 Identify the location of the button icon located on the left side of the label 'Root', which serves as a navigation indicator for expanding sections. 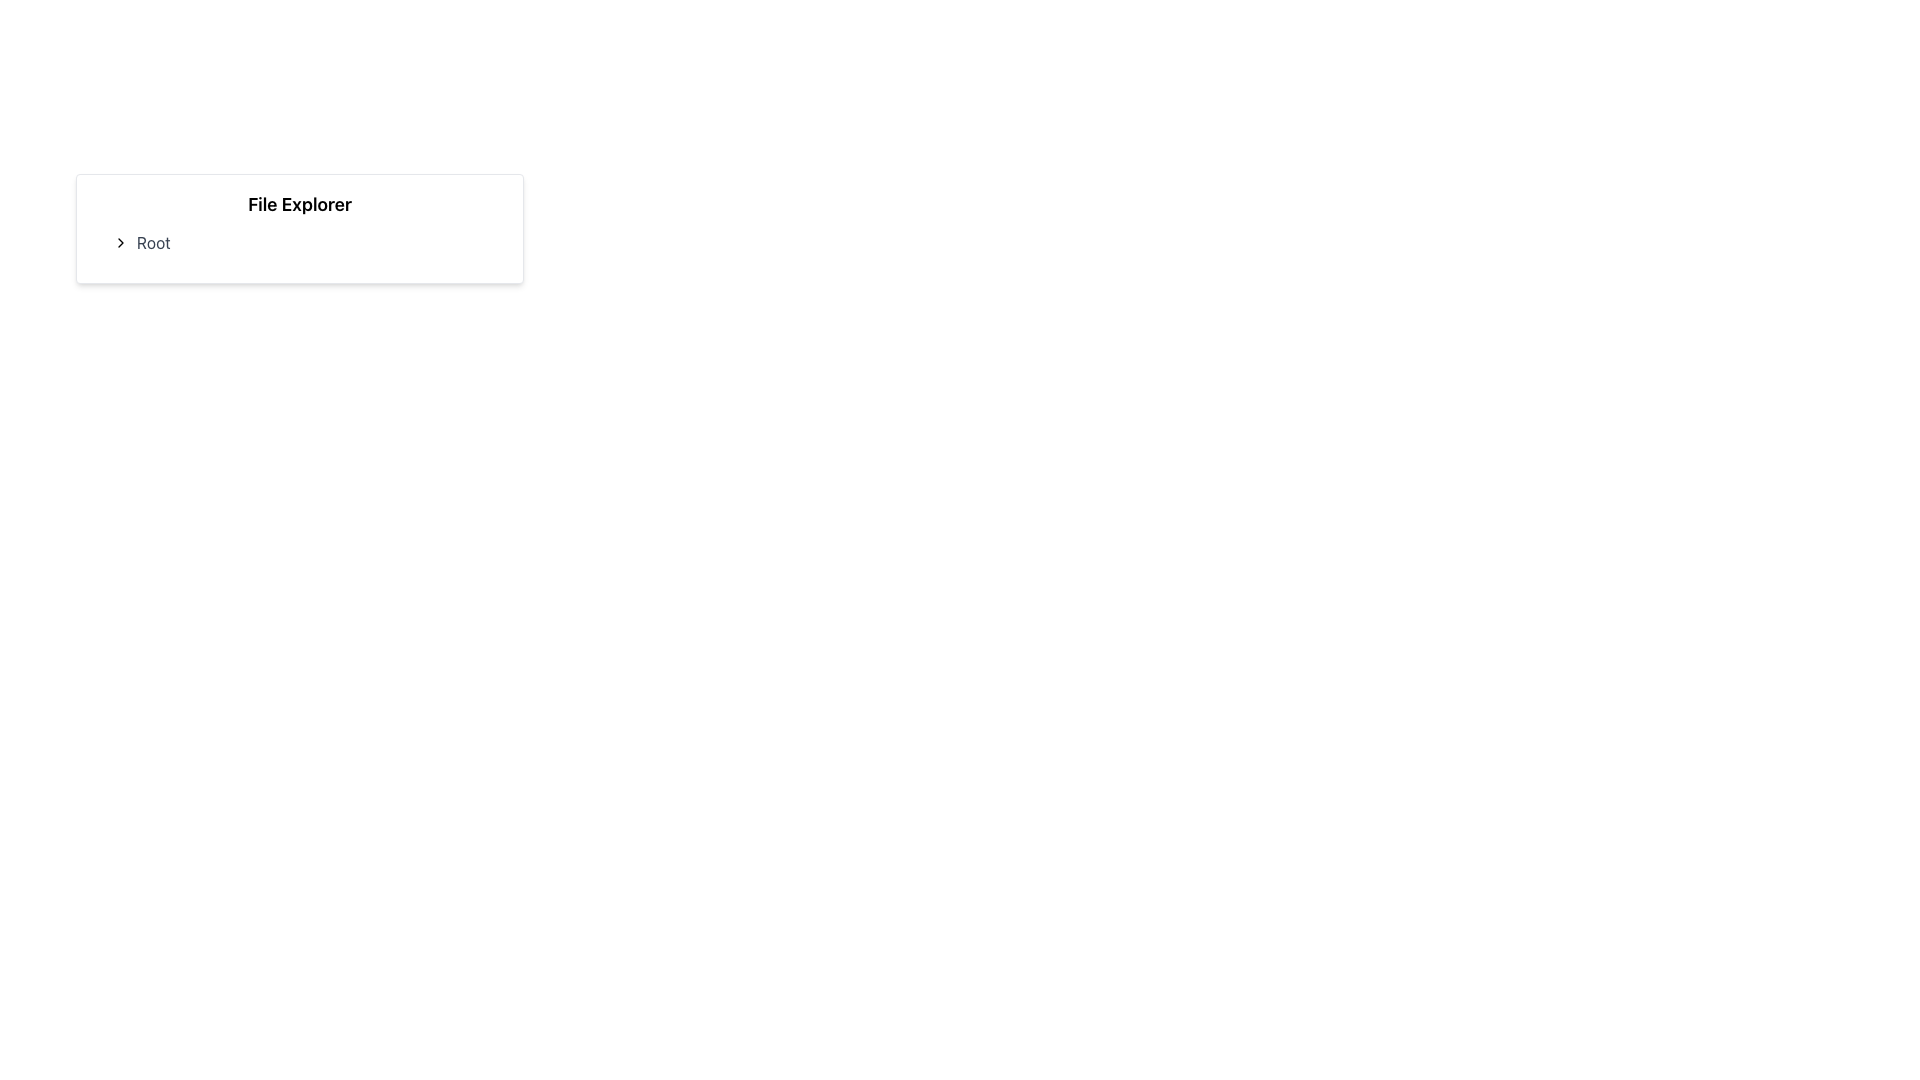
(119, 242).